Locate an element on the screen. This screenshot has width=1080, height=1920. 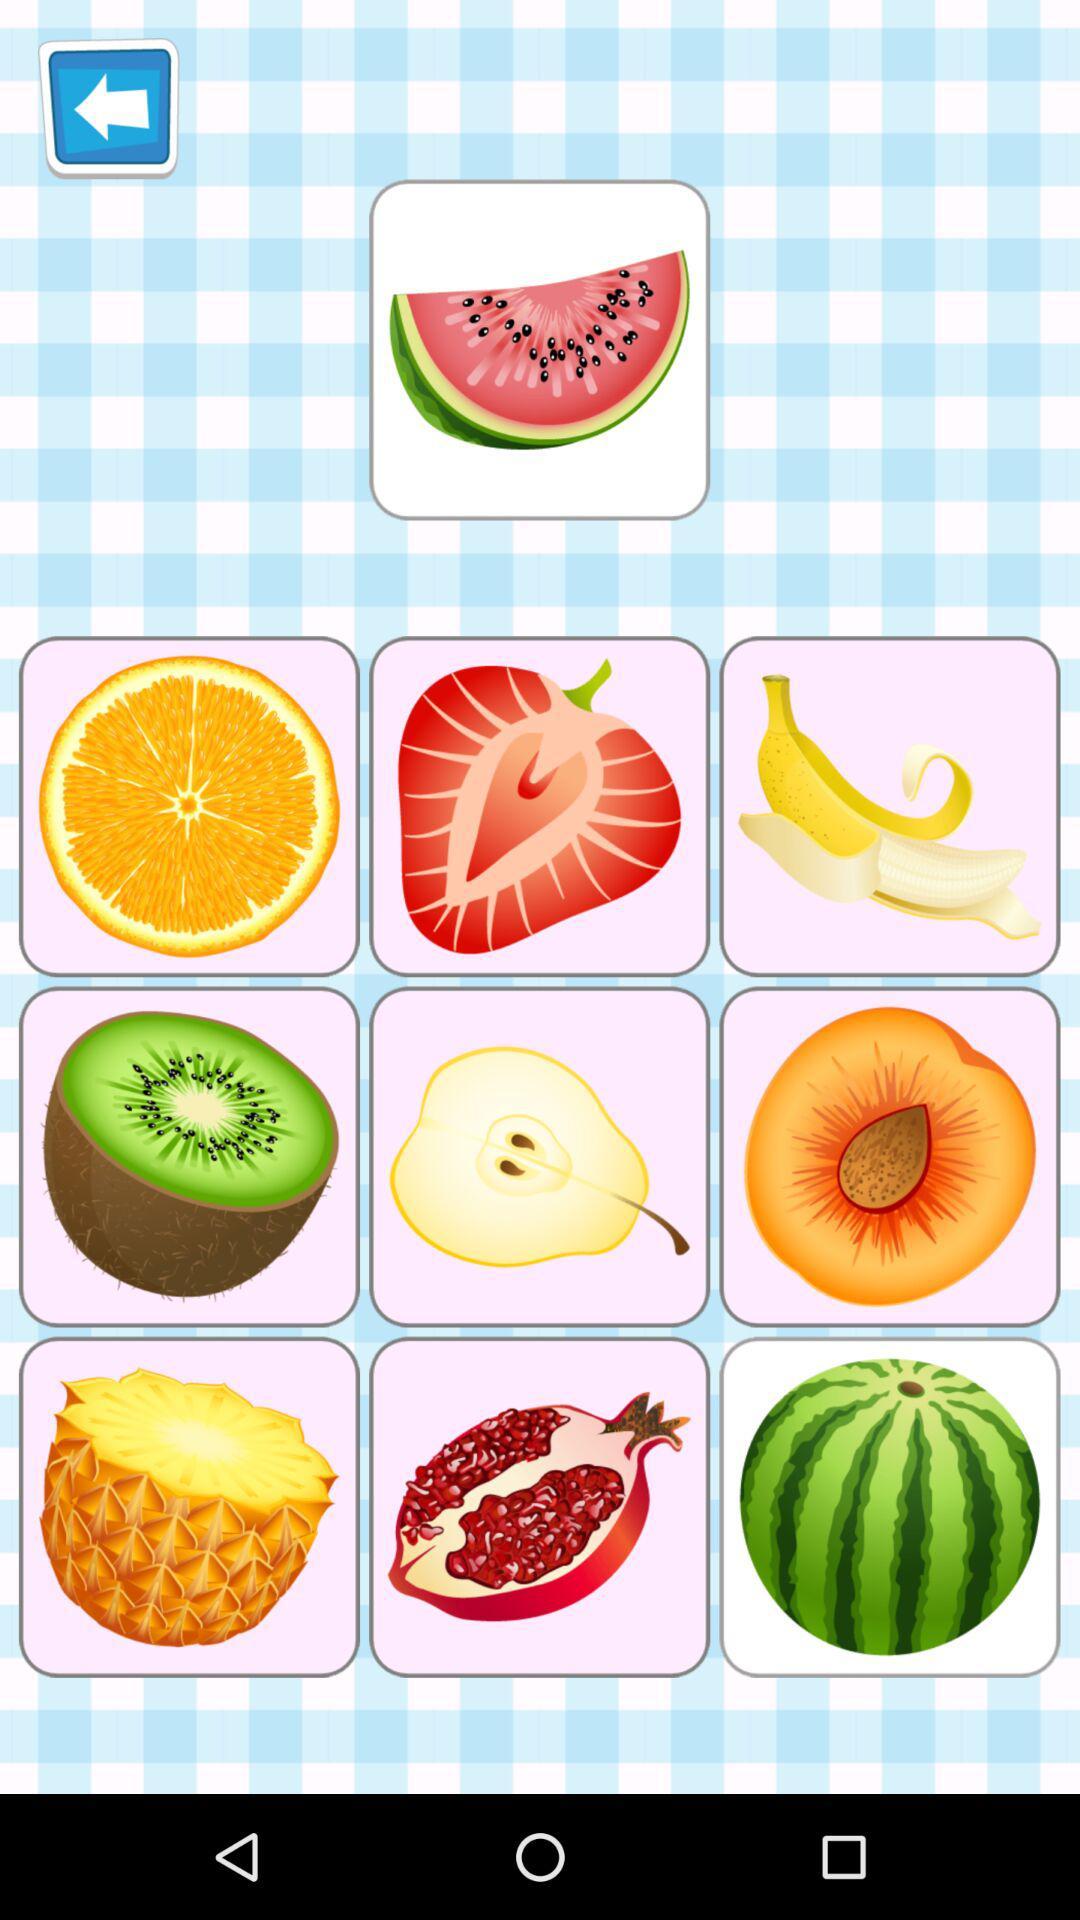
go back is located at coordinates (108, 107).